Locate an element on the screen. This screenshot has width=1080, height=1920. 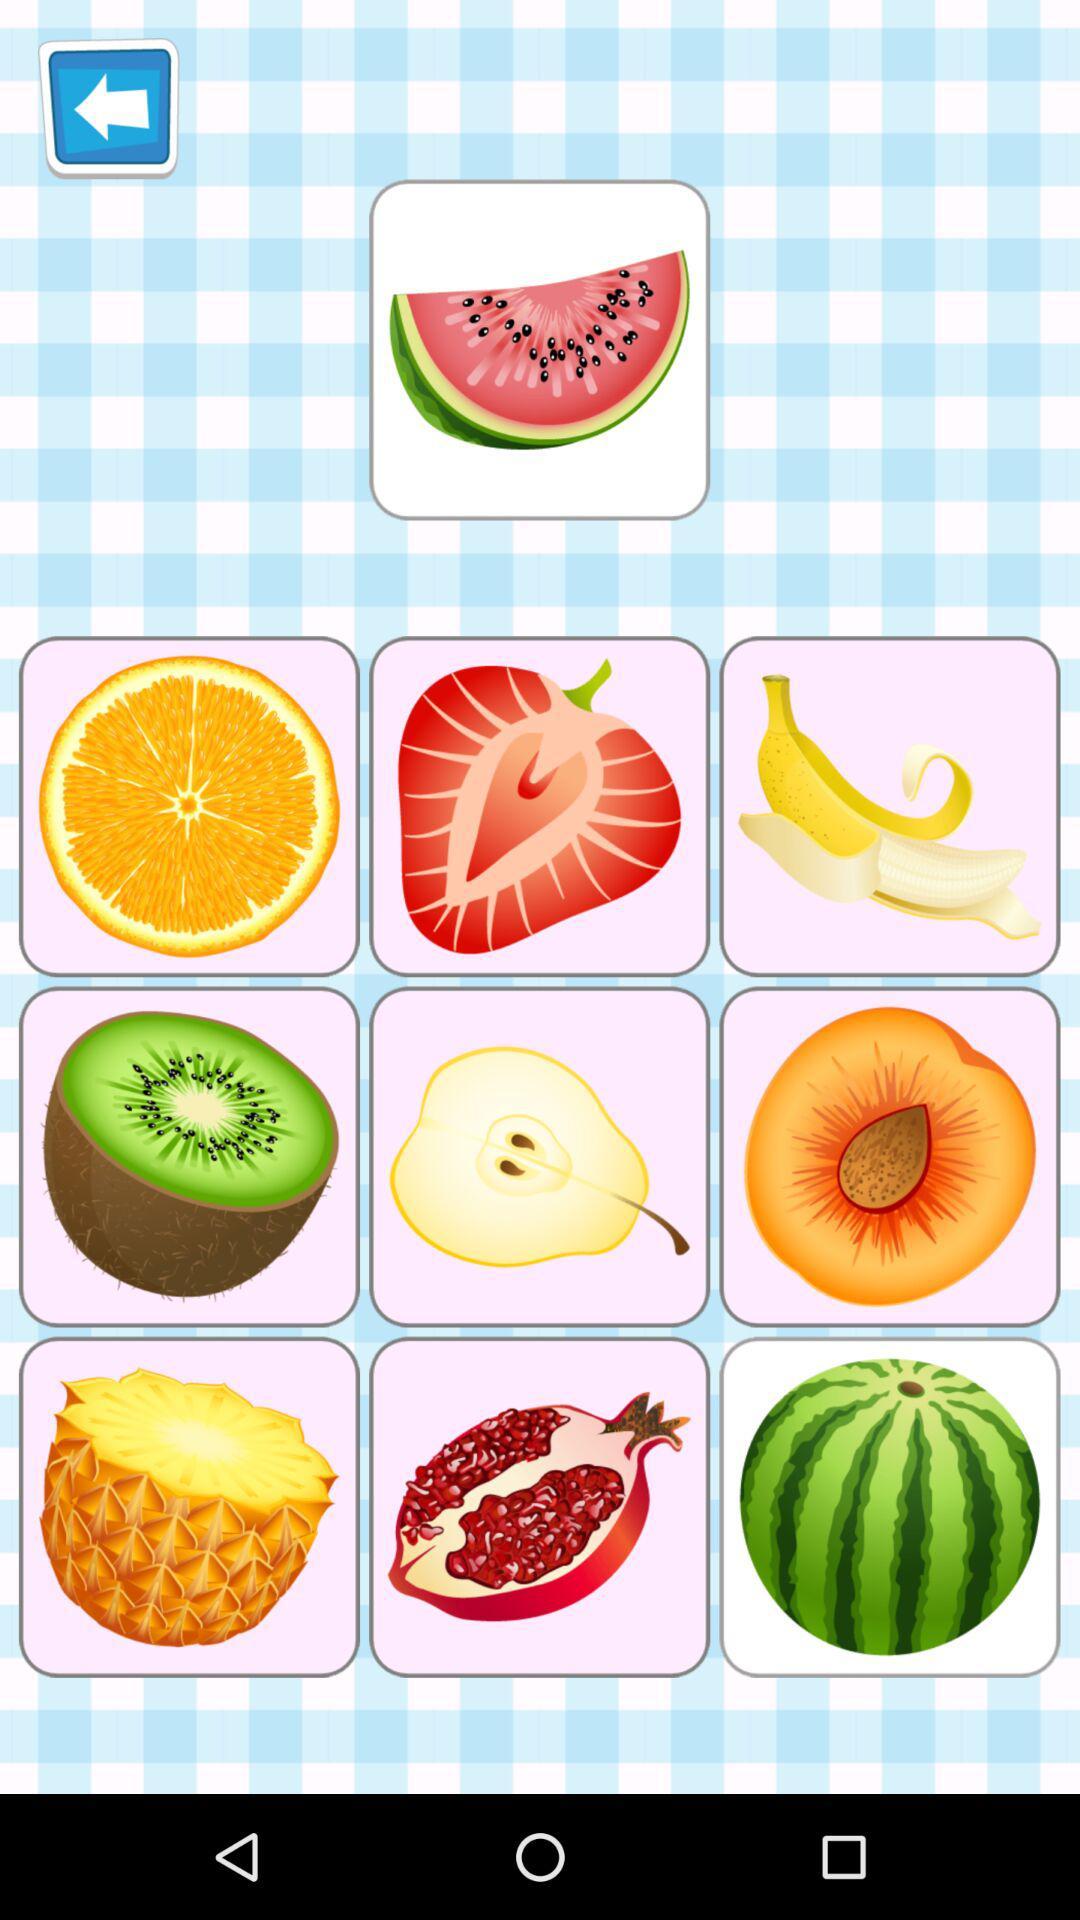
go back is located at coordinates (108, 107).